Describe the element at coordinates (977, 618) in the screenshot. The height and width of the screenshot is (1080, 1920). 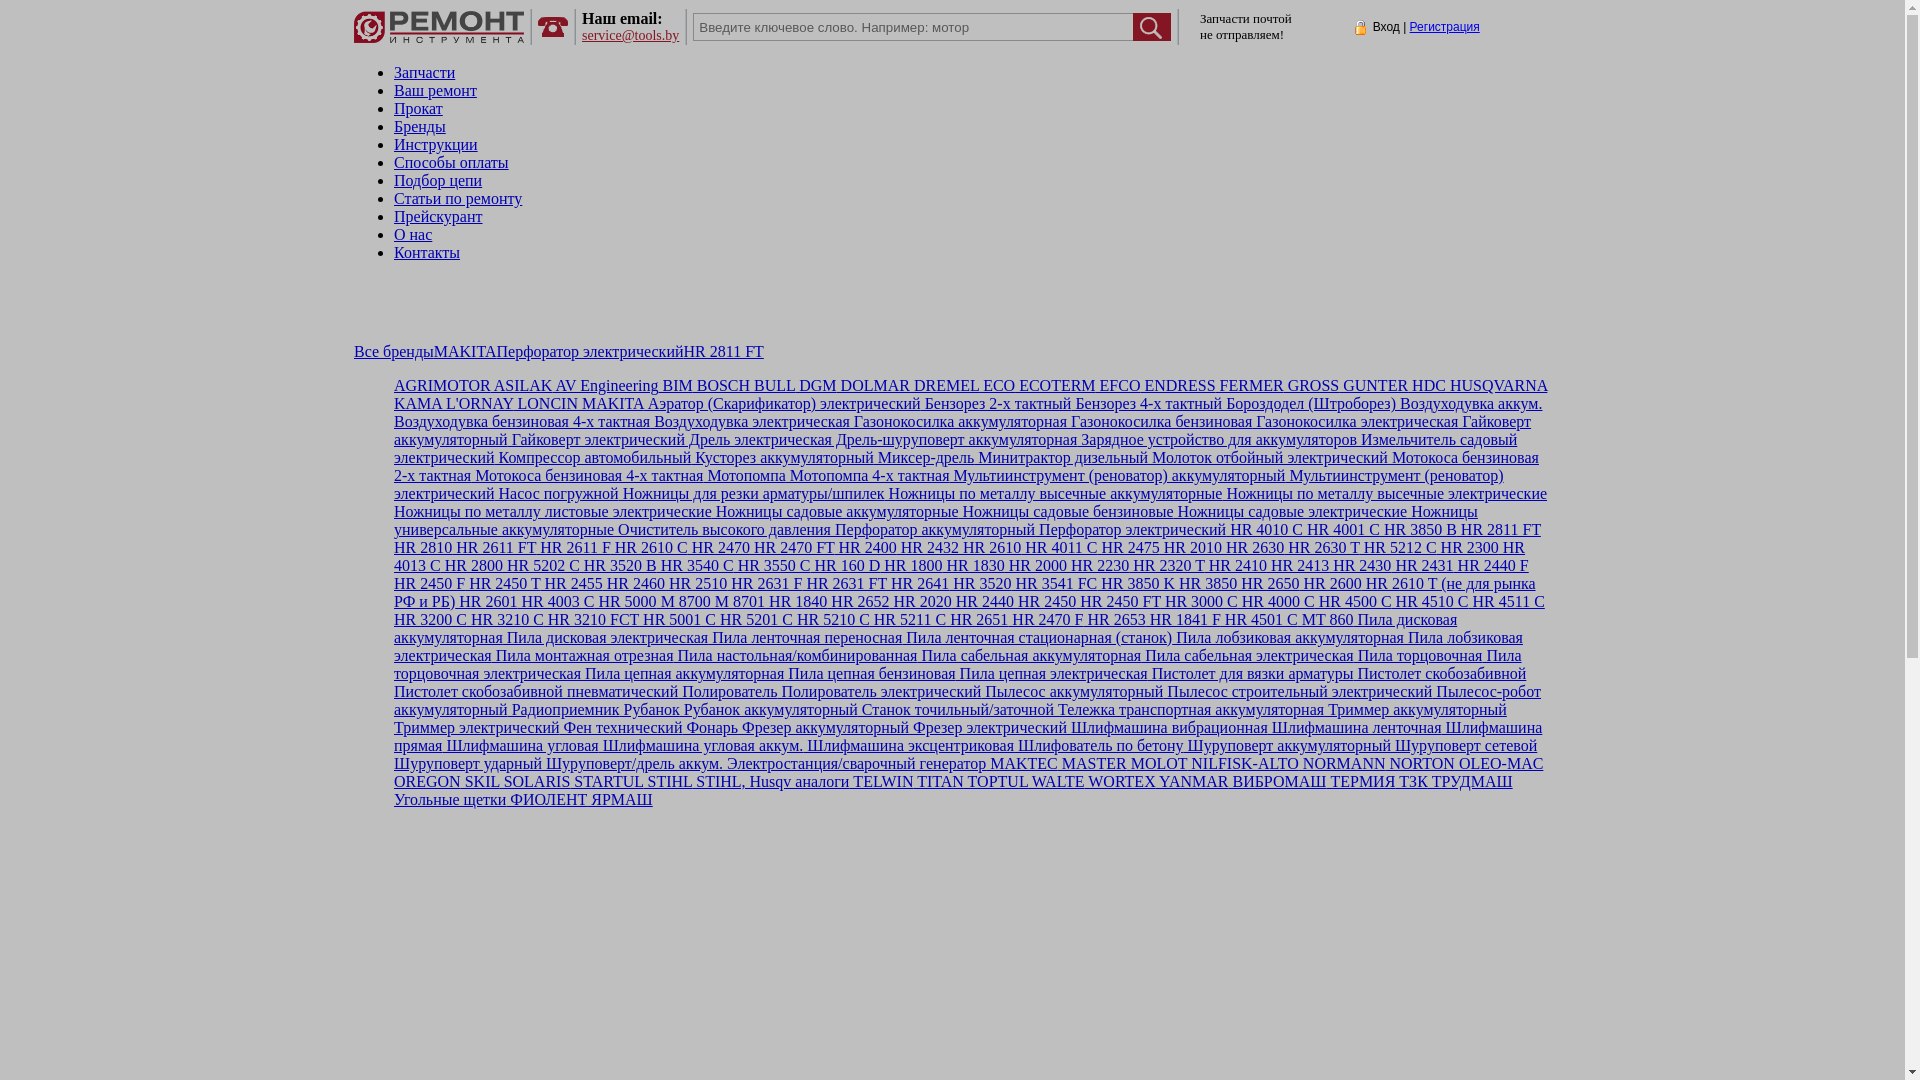
I see `'HR 2651'` at that location.